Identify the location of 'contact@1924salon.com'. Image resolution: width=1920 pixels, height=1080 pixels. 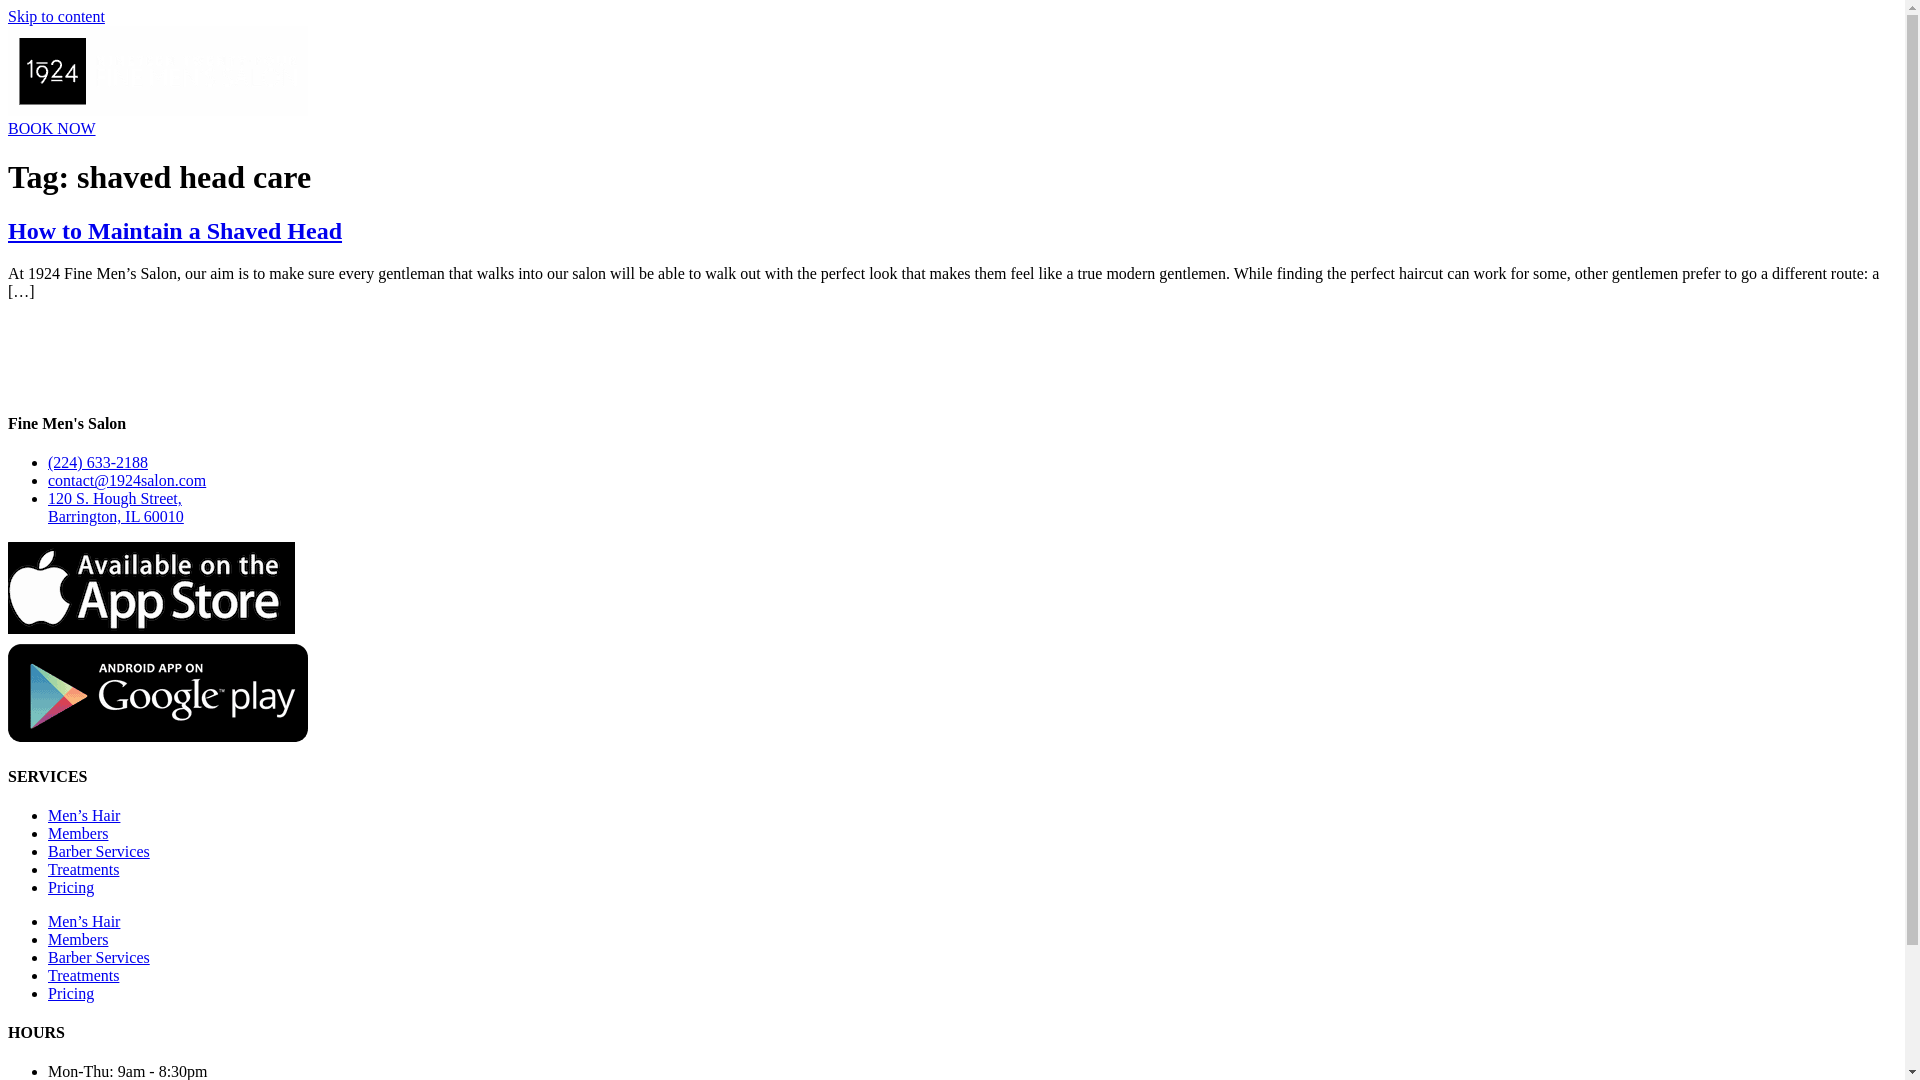
(125, 480).